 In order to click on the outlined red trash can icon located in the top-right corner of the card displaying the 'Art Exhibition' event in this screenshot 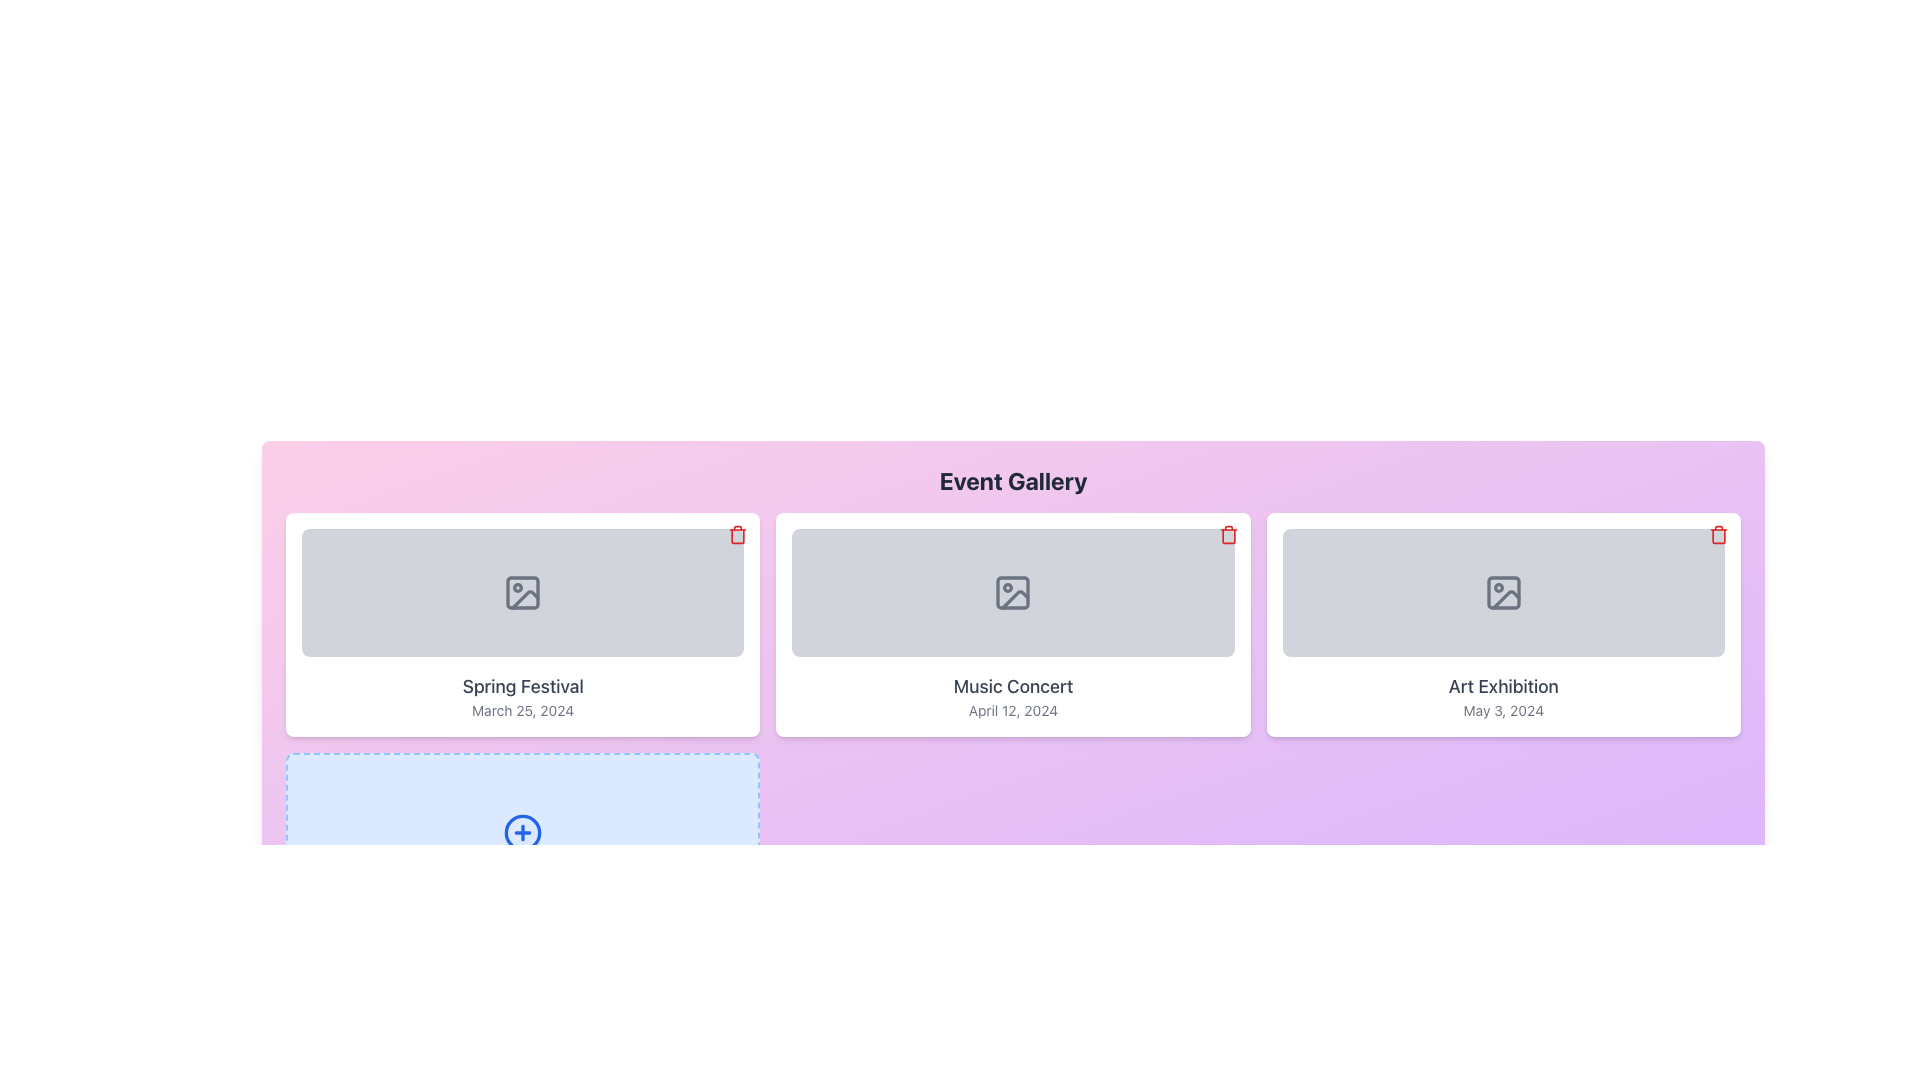, I will do `click(1717, 534)`.